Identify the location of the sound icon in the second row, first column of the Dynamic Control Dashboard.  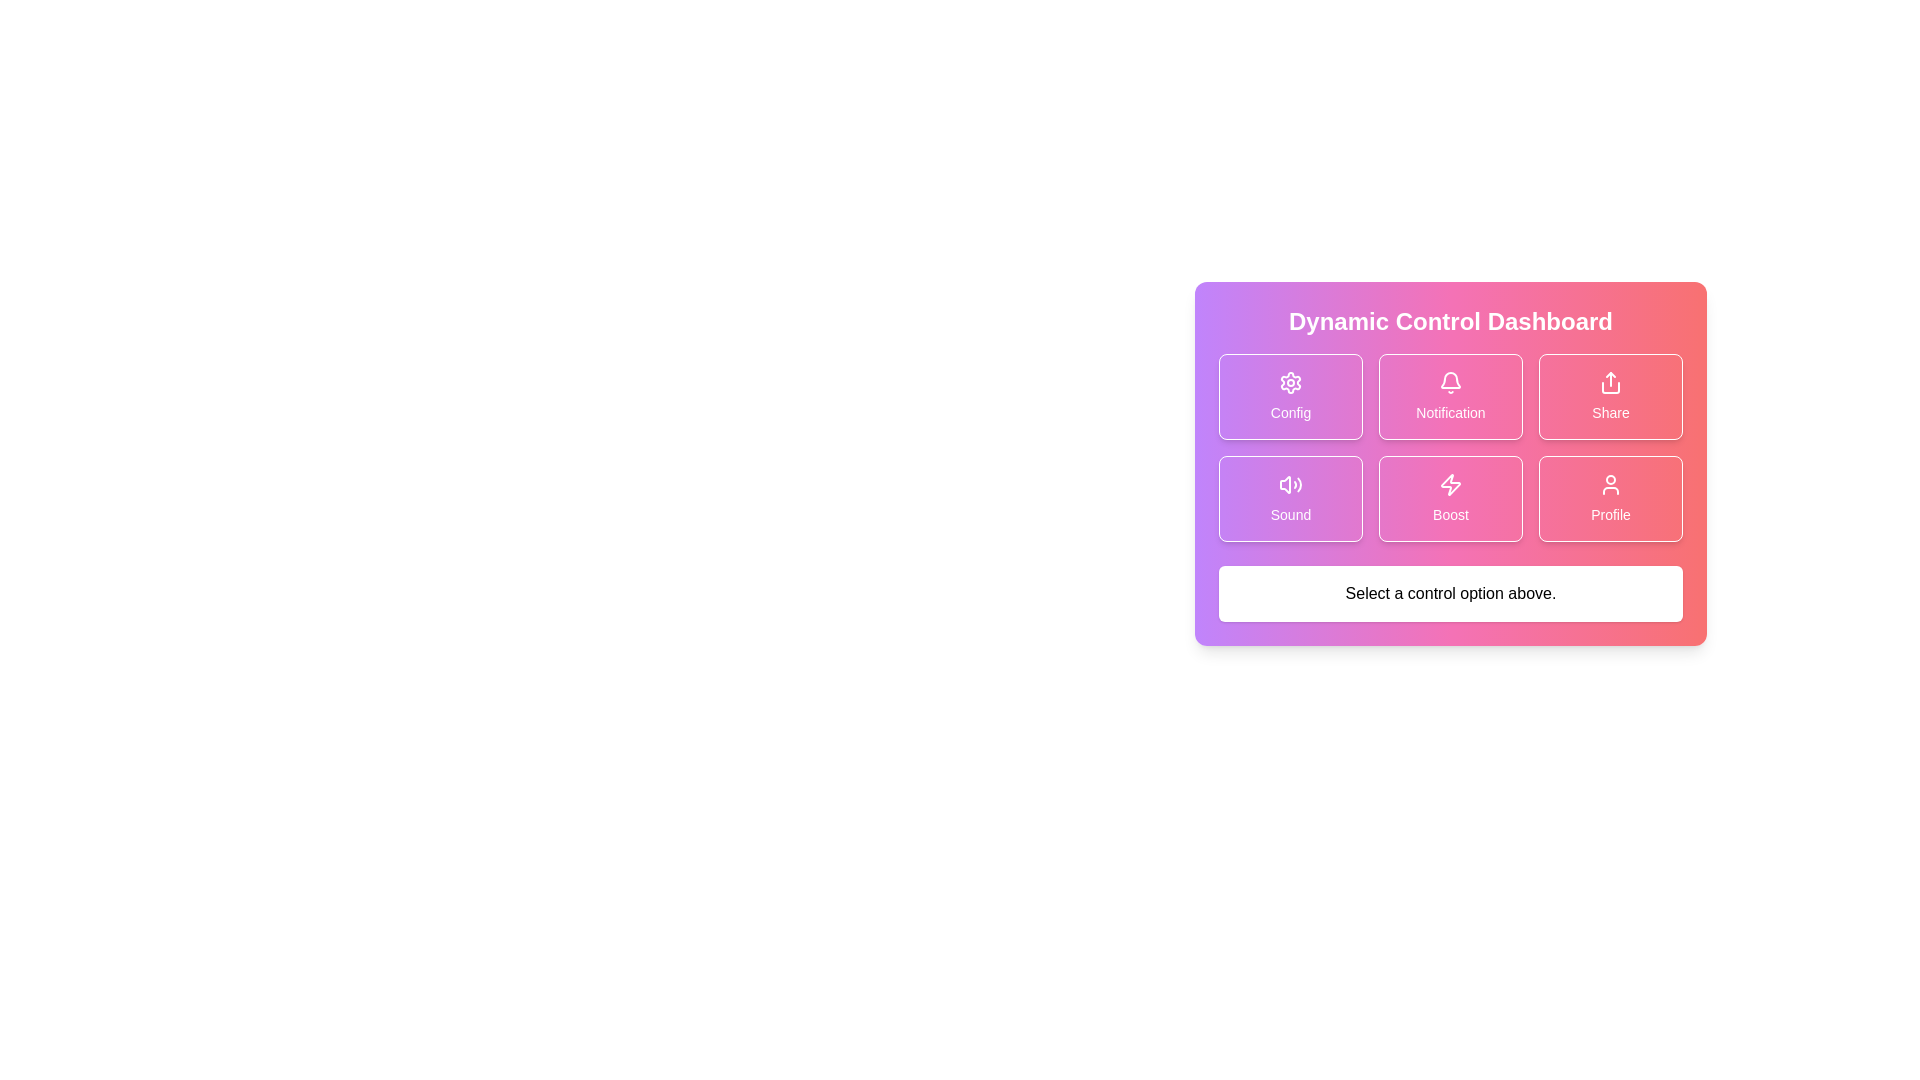
(1291, 485).